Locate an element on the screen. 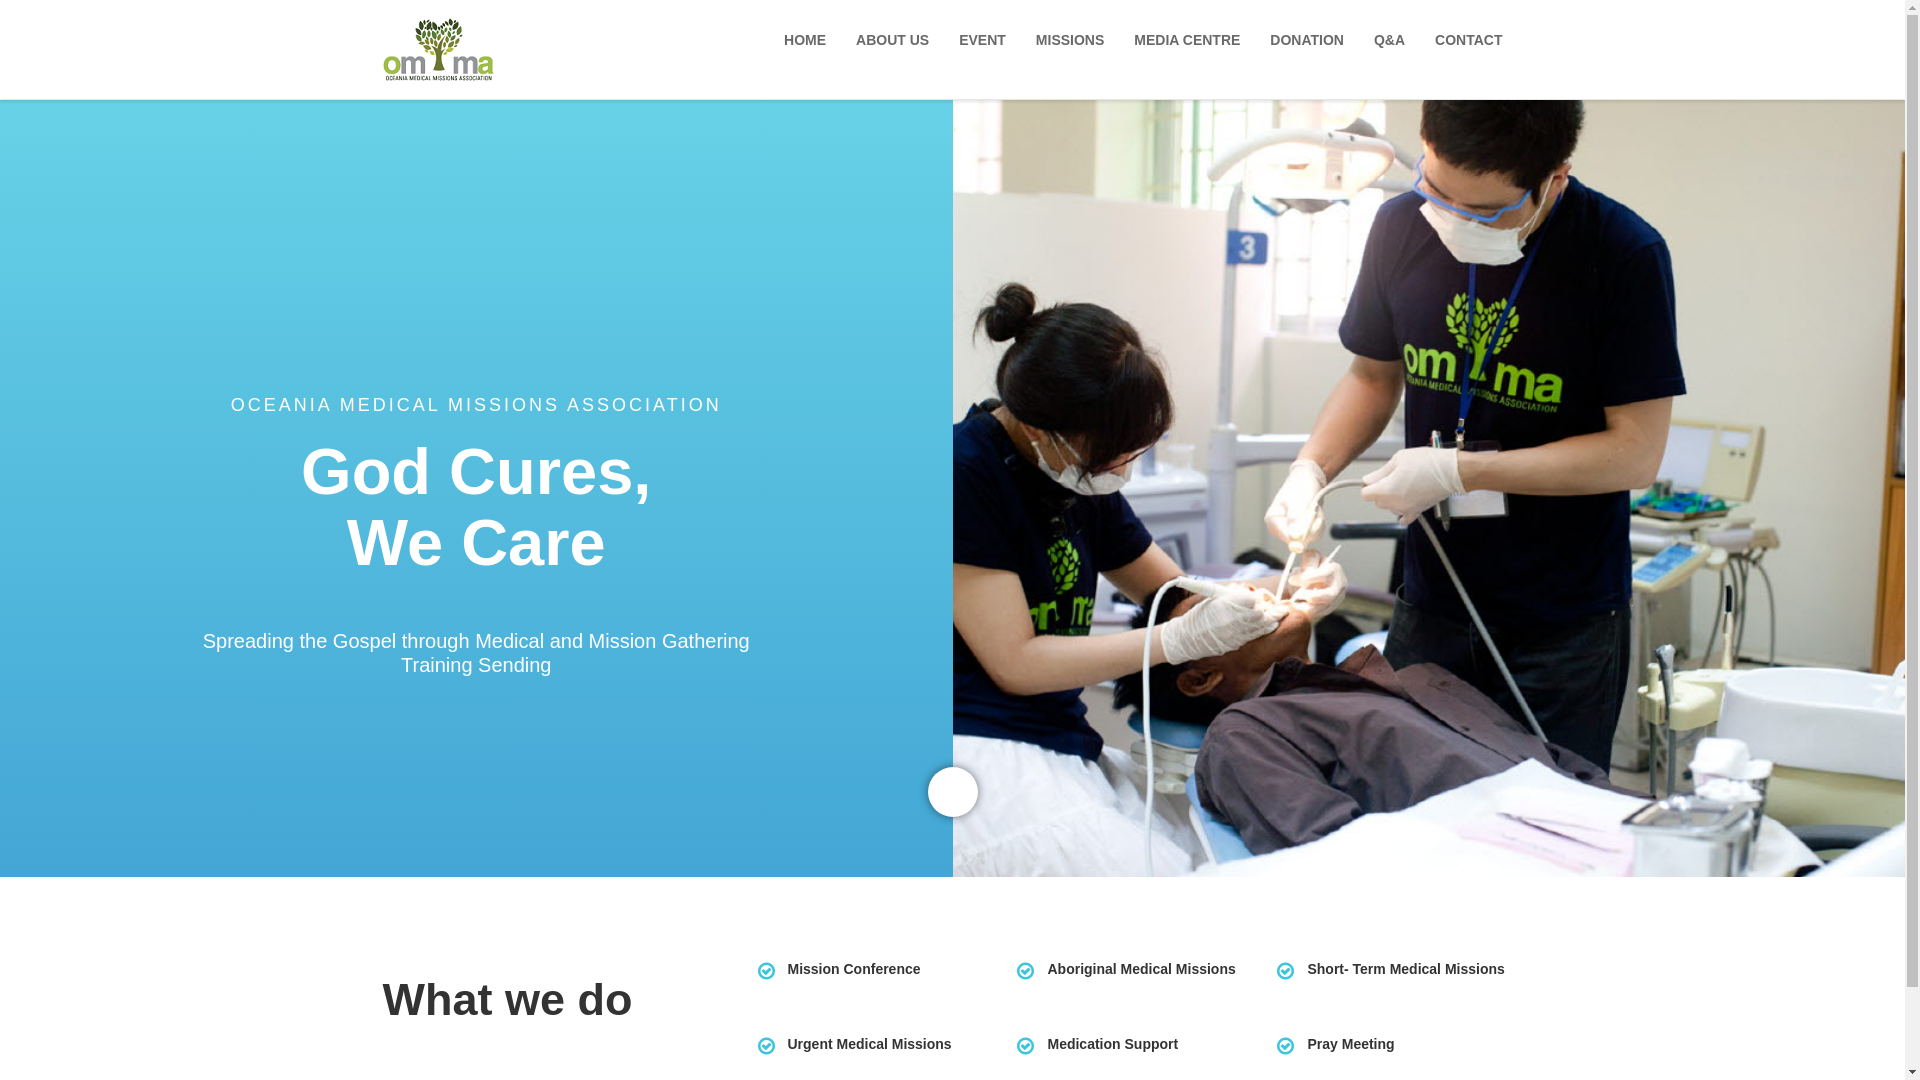  'MISSIONS' is located at coordinates (1074, 39).